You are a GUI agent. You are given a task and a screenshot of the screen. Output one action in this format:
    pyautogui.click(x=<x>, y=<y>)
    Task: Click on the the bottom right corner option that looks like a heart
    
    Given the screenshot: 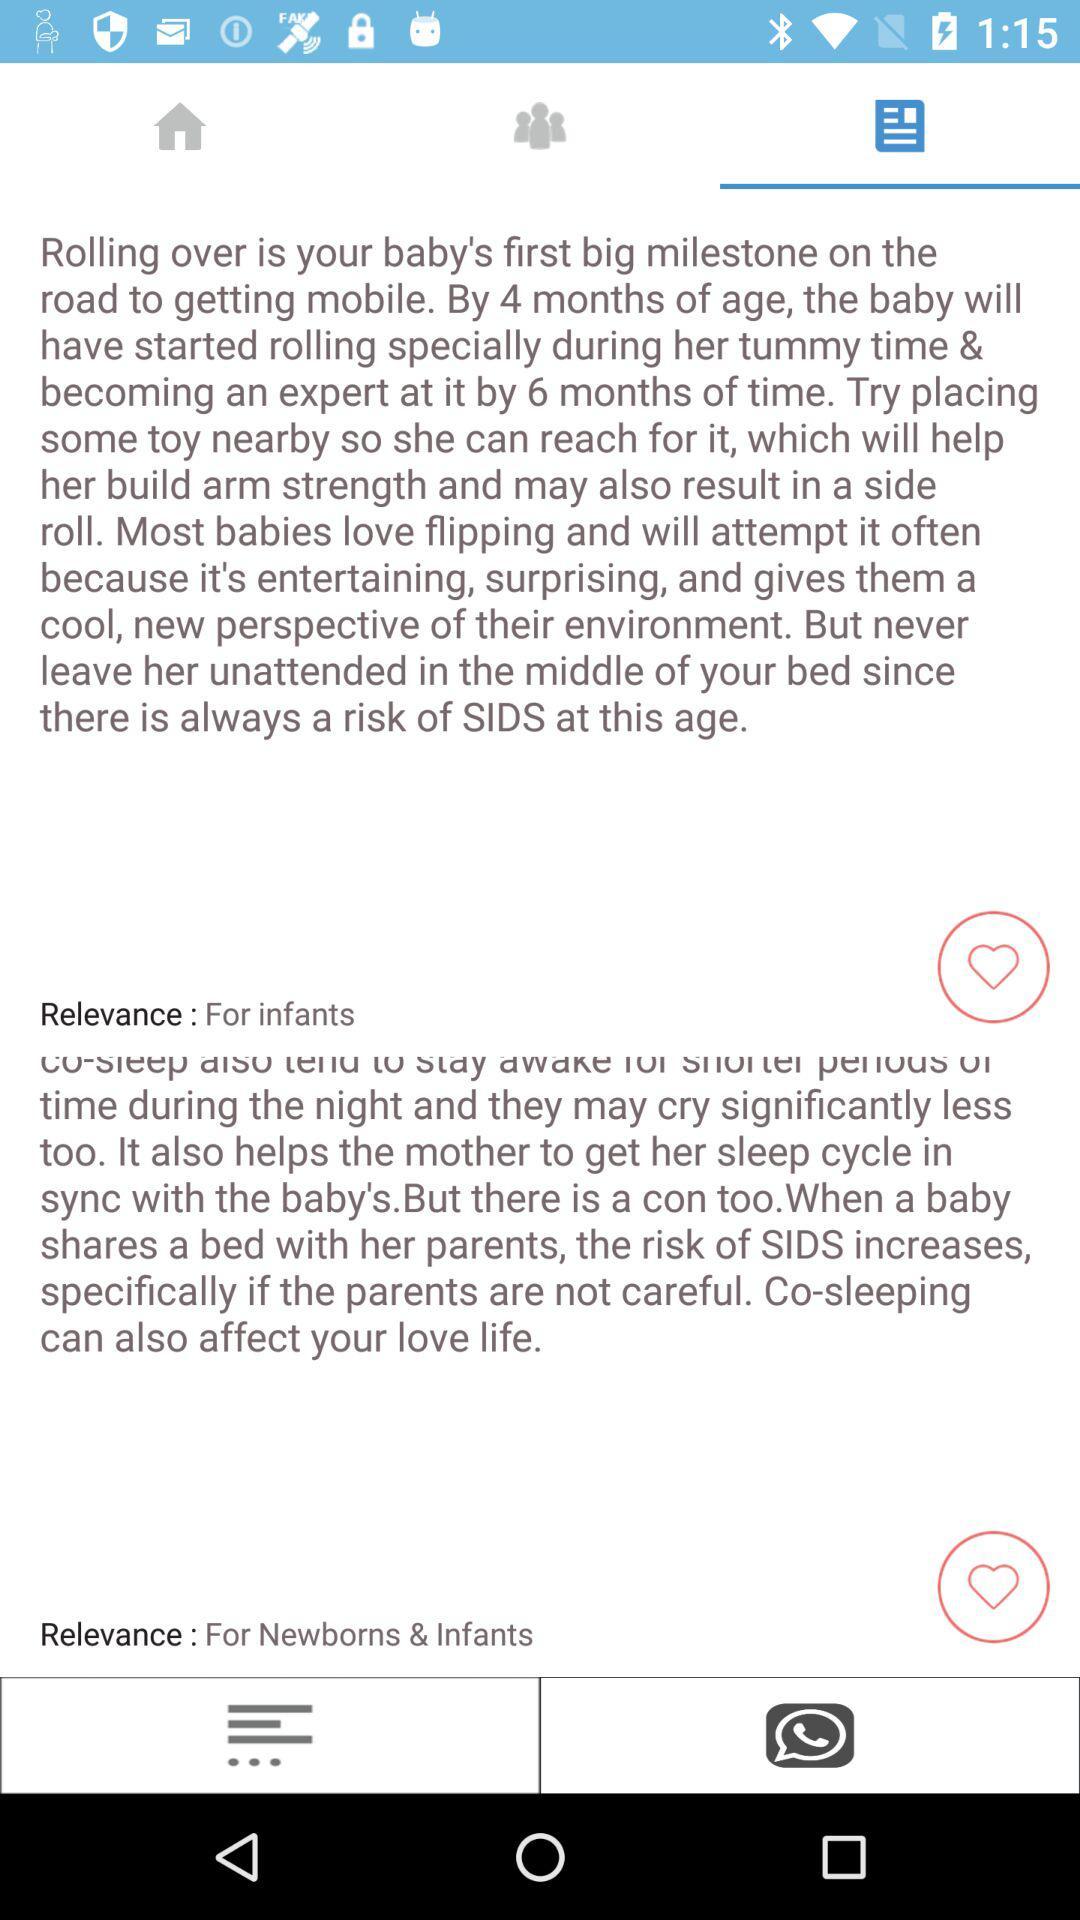 What is the action you would take?
    pyautogui.click(x=1001, y=1584)
    